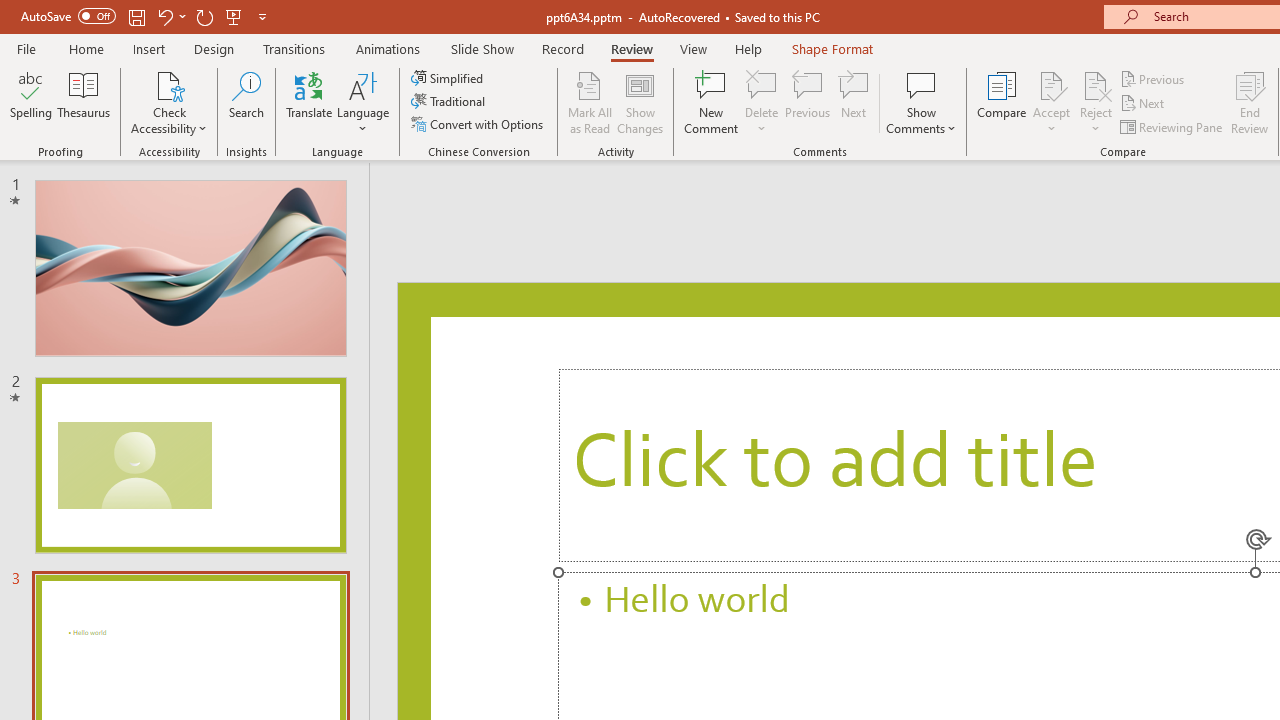  What do you see at coordinates (82, 103) in the screenshot?
I see `'Thesaurus...'` at bounding box center [82, 103].